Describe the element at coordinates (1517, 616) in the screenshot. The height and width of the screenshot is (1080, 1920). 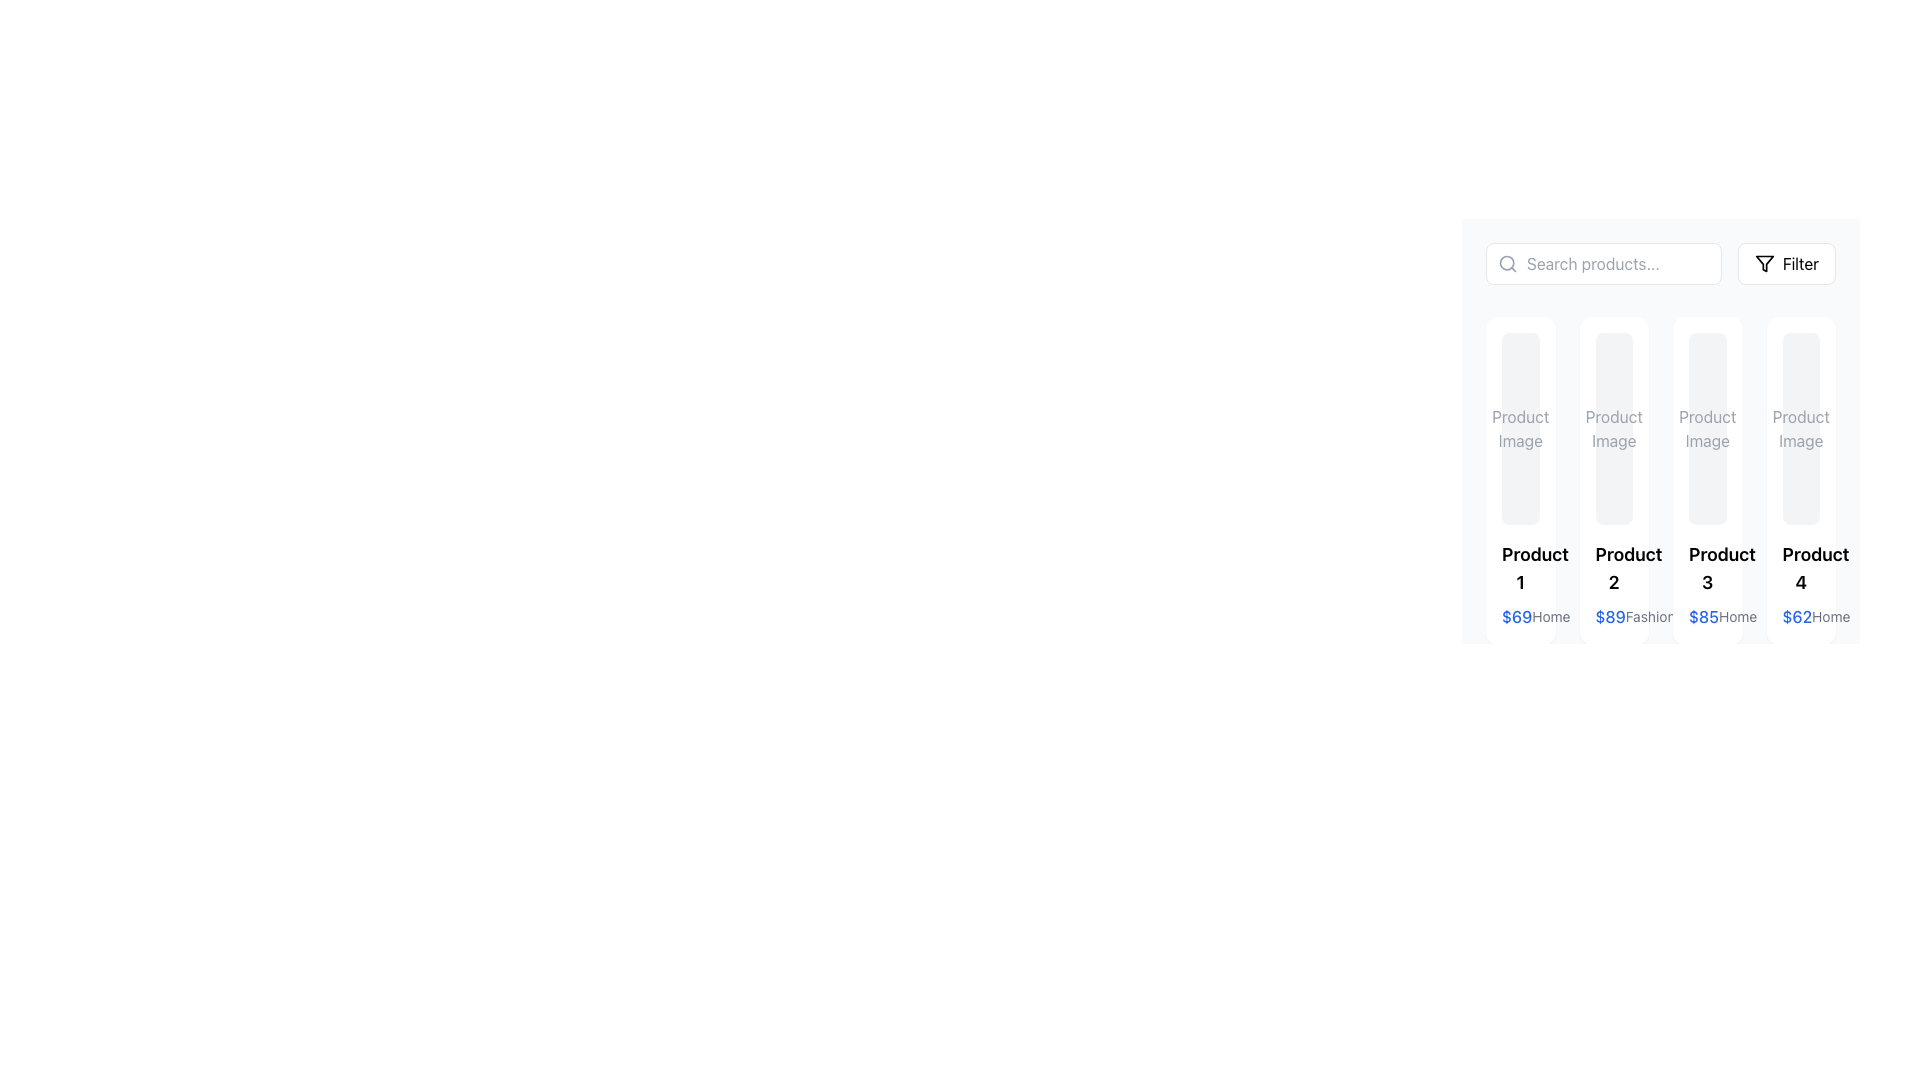
I see `the text label displaying '$69' which is in medium-weight blue font, positioned to the left of 'Home' under the 'Product 1' label` at that location.